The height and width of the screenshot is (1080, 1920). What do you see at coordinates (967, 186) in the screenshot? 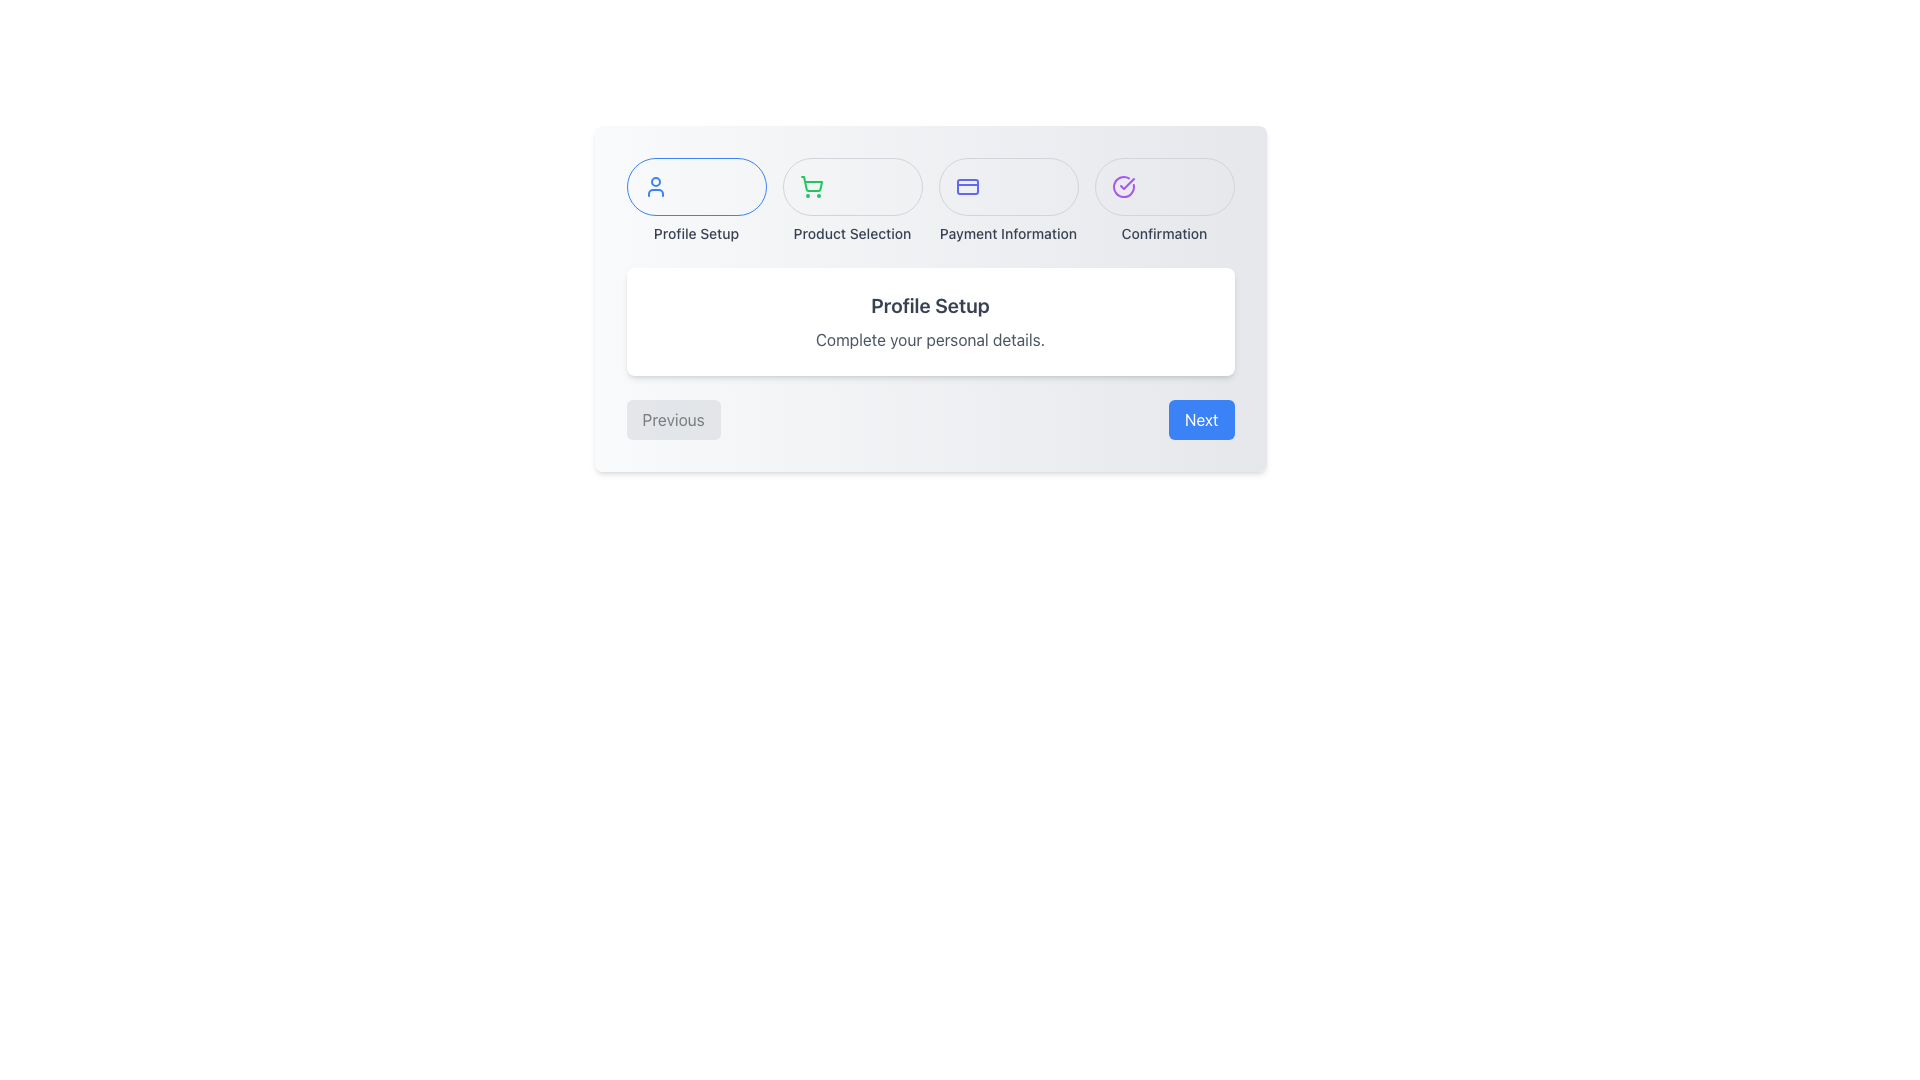
I see `the indigo credit card icon located in the navigation bar under the 'Payment Information' label` at bounding box center [967, 186].